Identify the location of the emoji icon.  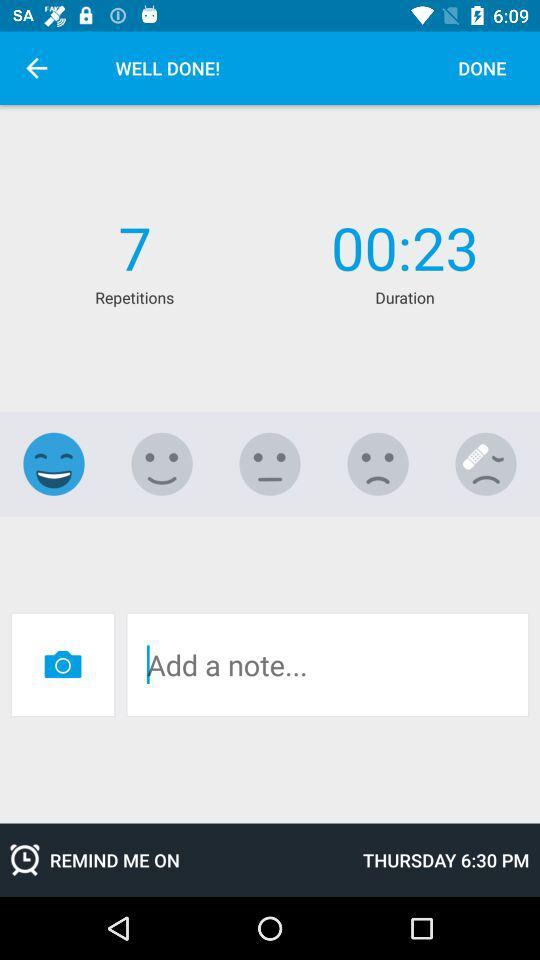
(161, 464).